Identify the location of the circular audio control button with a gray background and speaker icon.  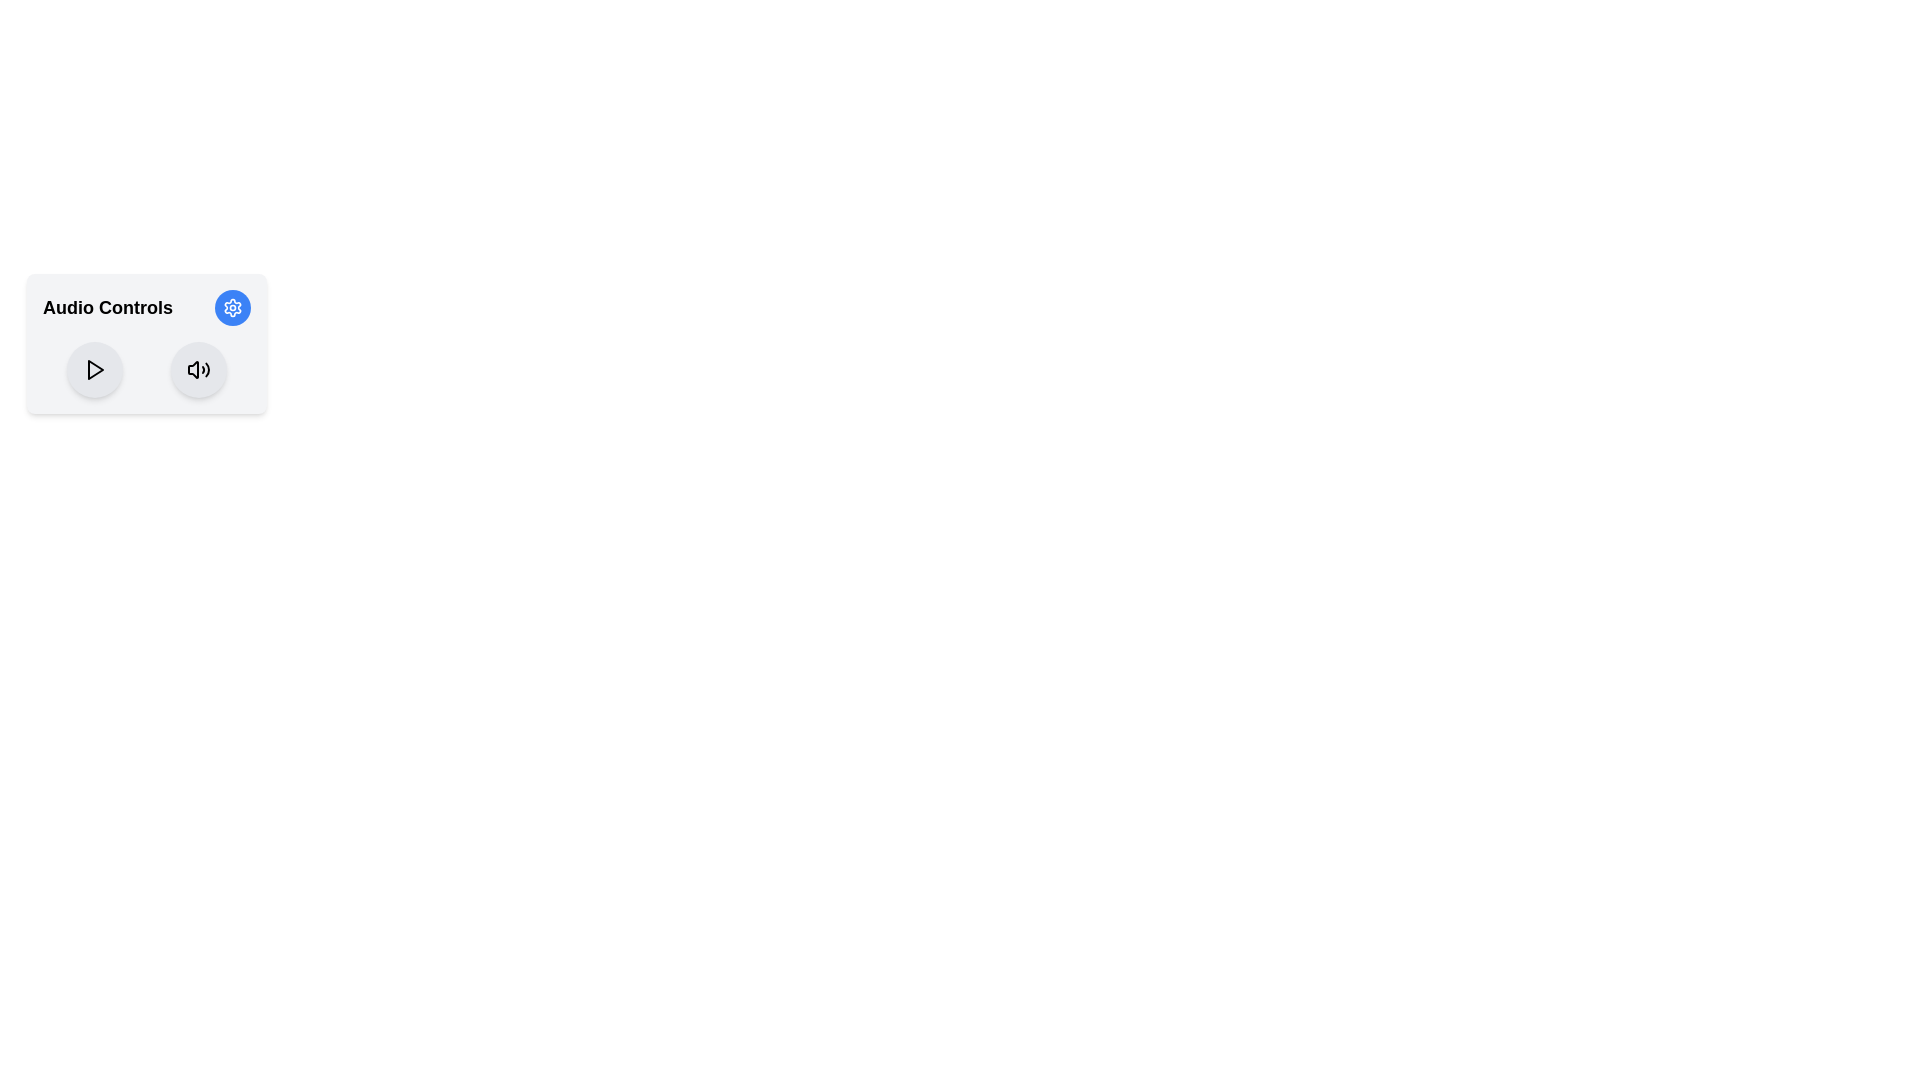
(198, 370).